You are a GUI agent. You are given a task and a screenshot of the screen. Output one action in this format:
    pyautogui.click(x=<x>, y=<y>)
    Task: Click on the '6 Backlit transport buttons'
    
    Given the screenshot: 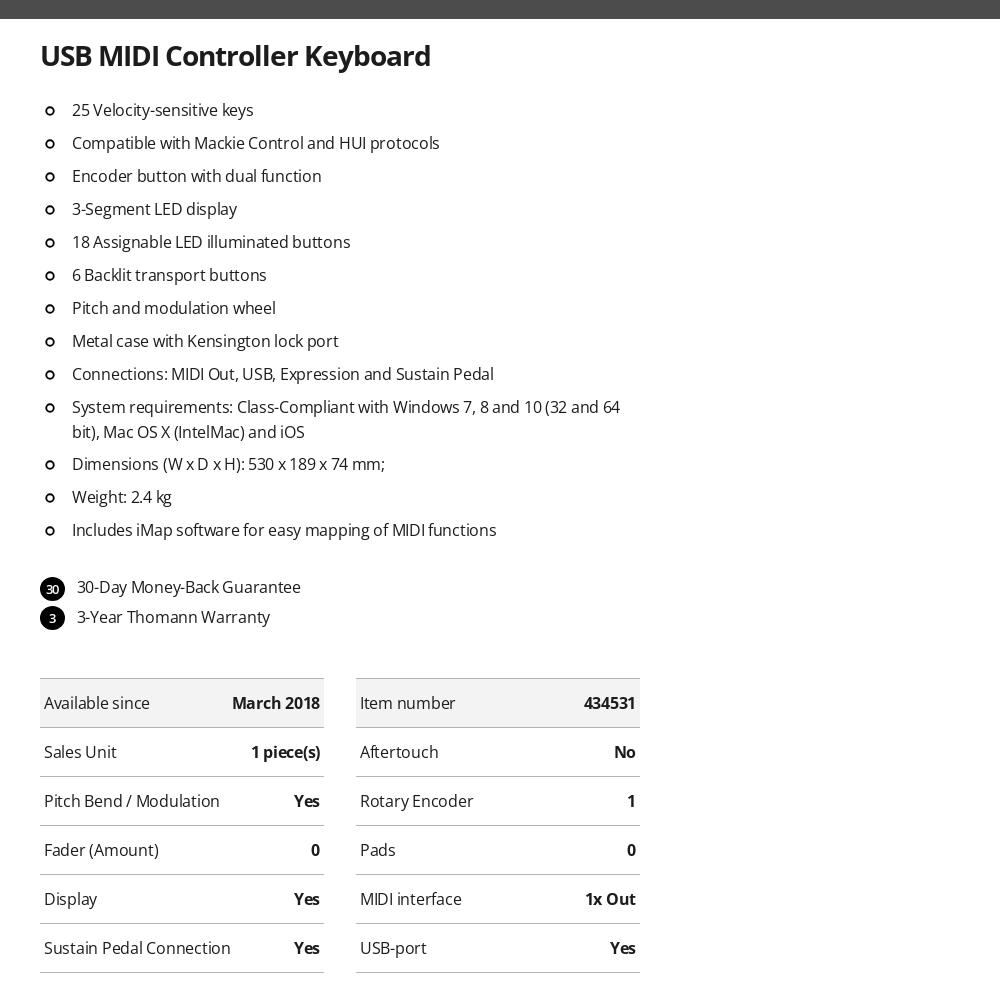 What is the action you would take?
    pyautogui.click(x=71, y=273)
    